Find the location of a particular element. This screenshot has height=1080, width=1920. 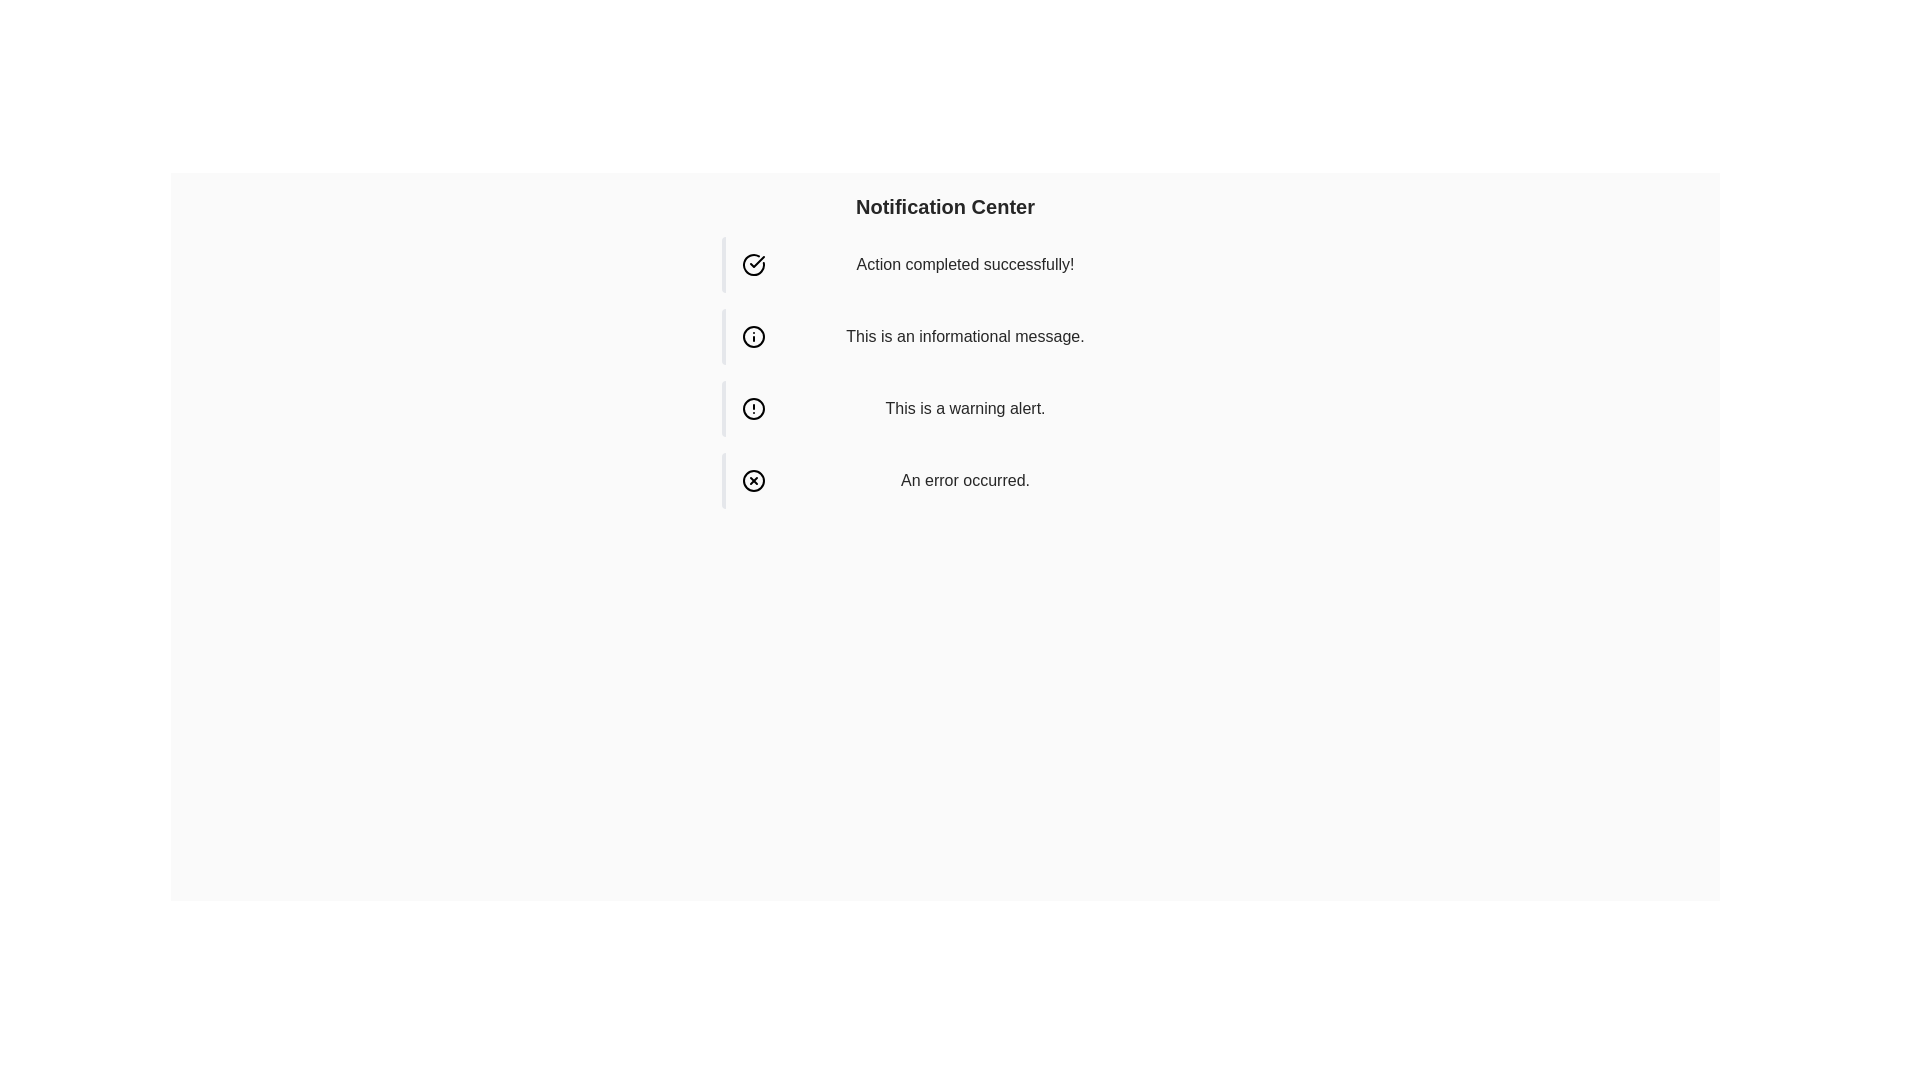

the circular yellow warning icon with an exclamation mark, located to the left of the notification block containing the text 'This is a warning alert.' is located at coordinates (752, 407).